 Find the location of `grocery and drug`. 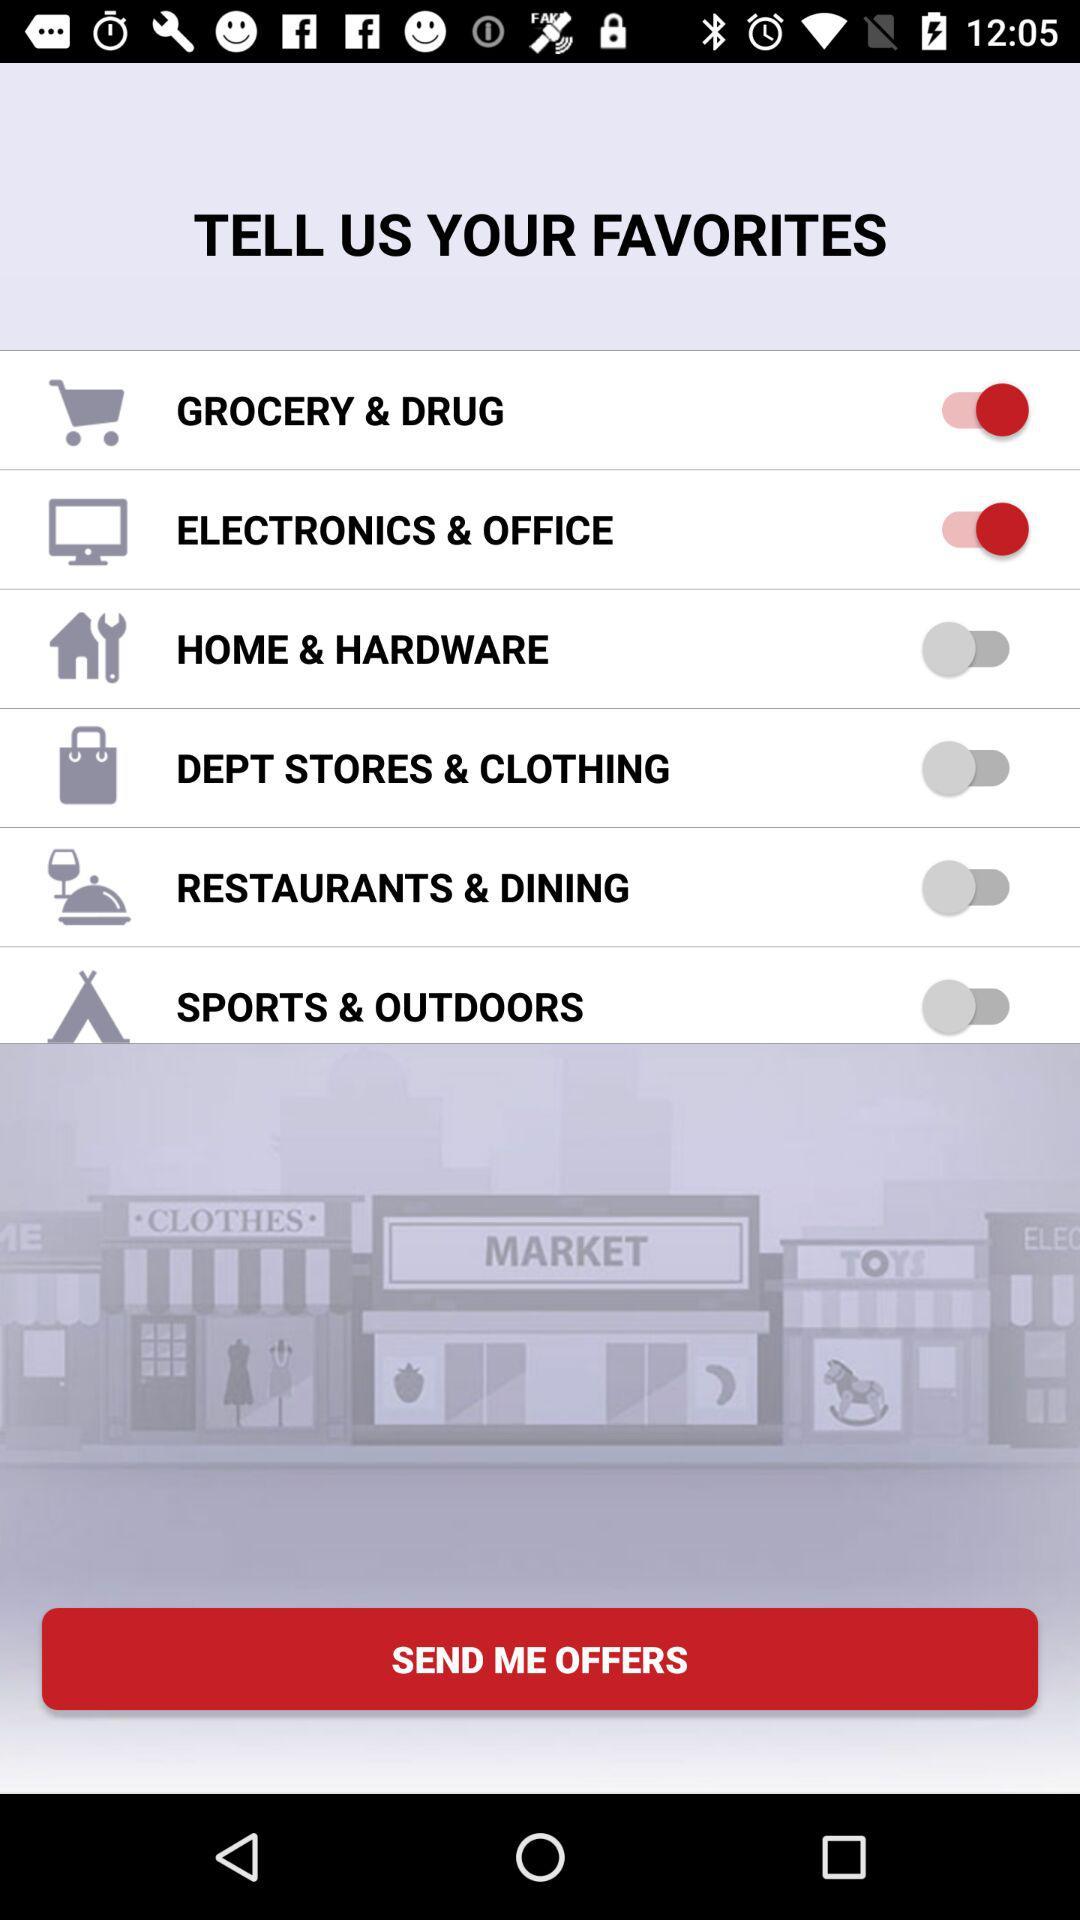

grocery and drug is located at coordinates (974, 408).